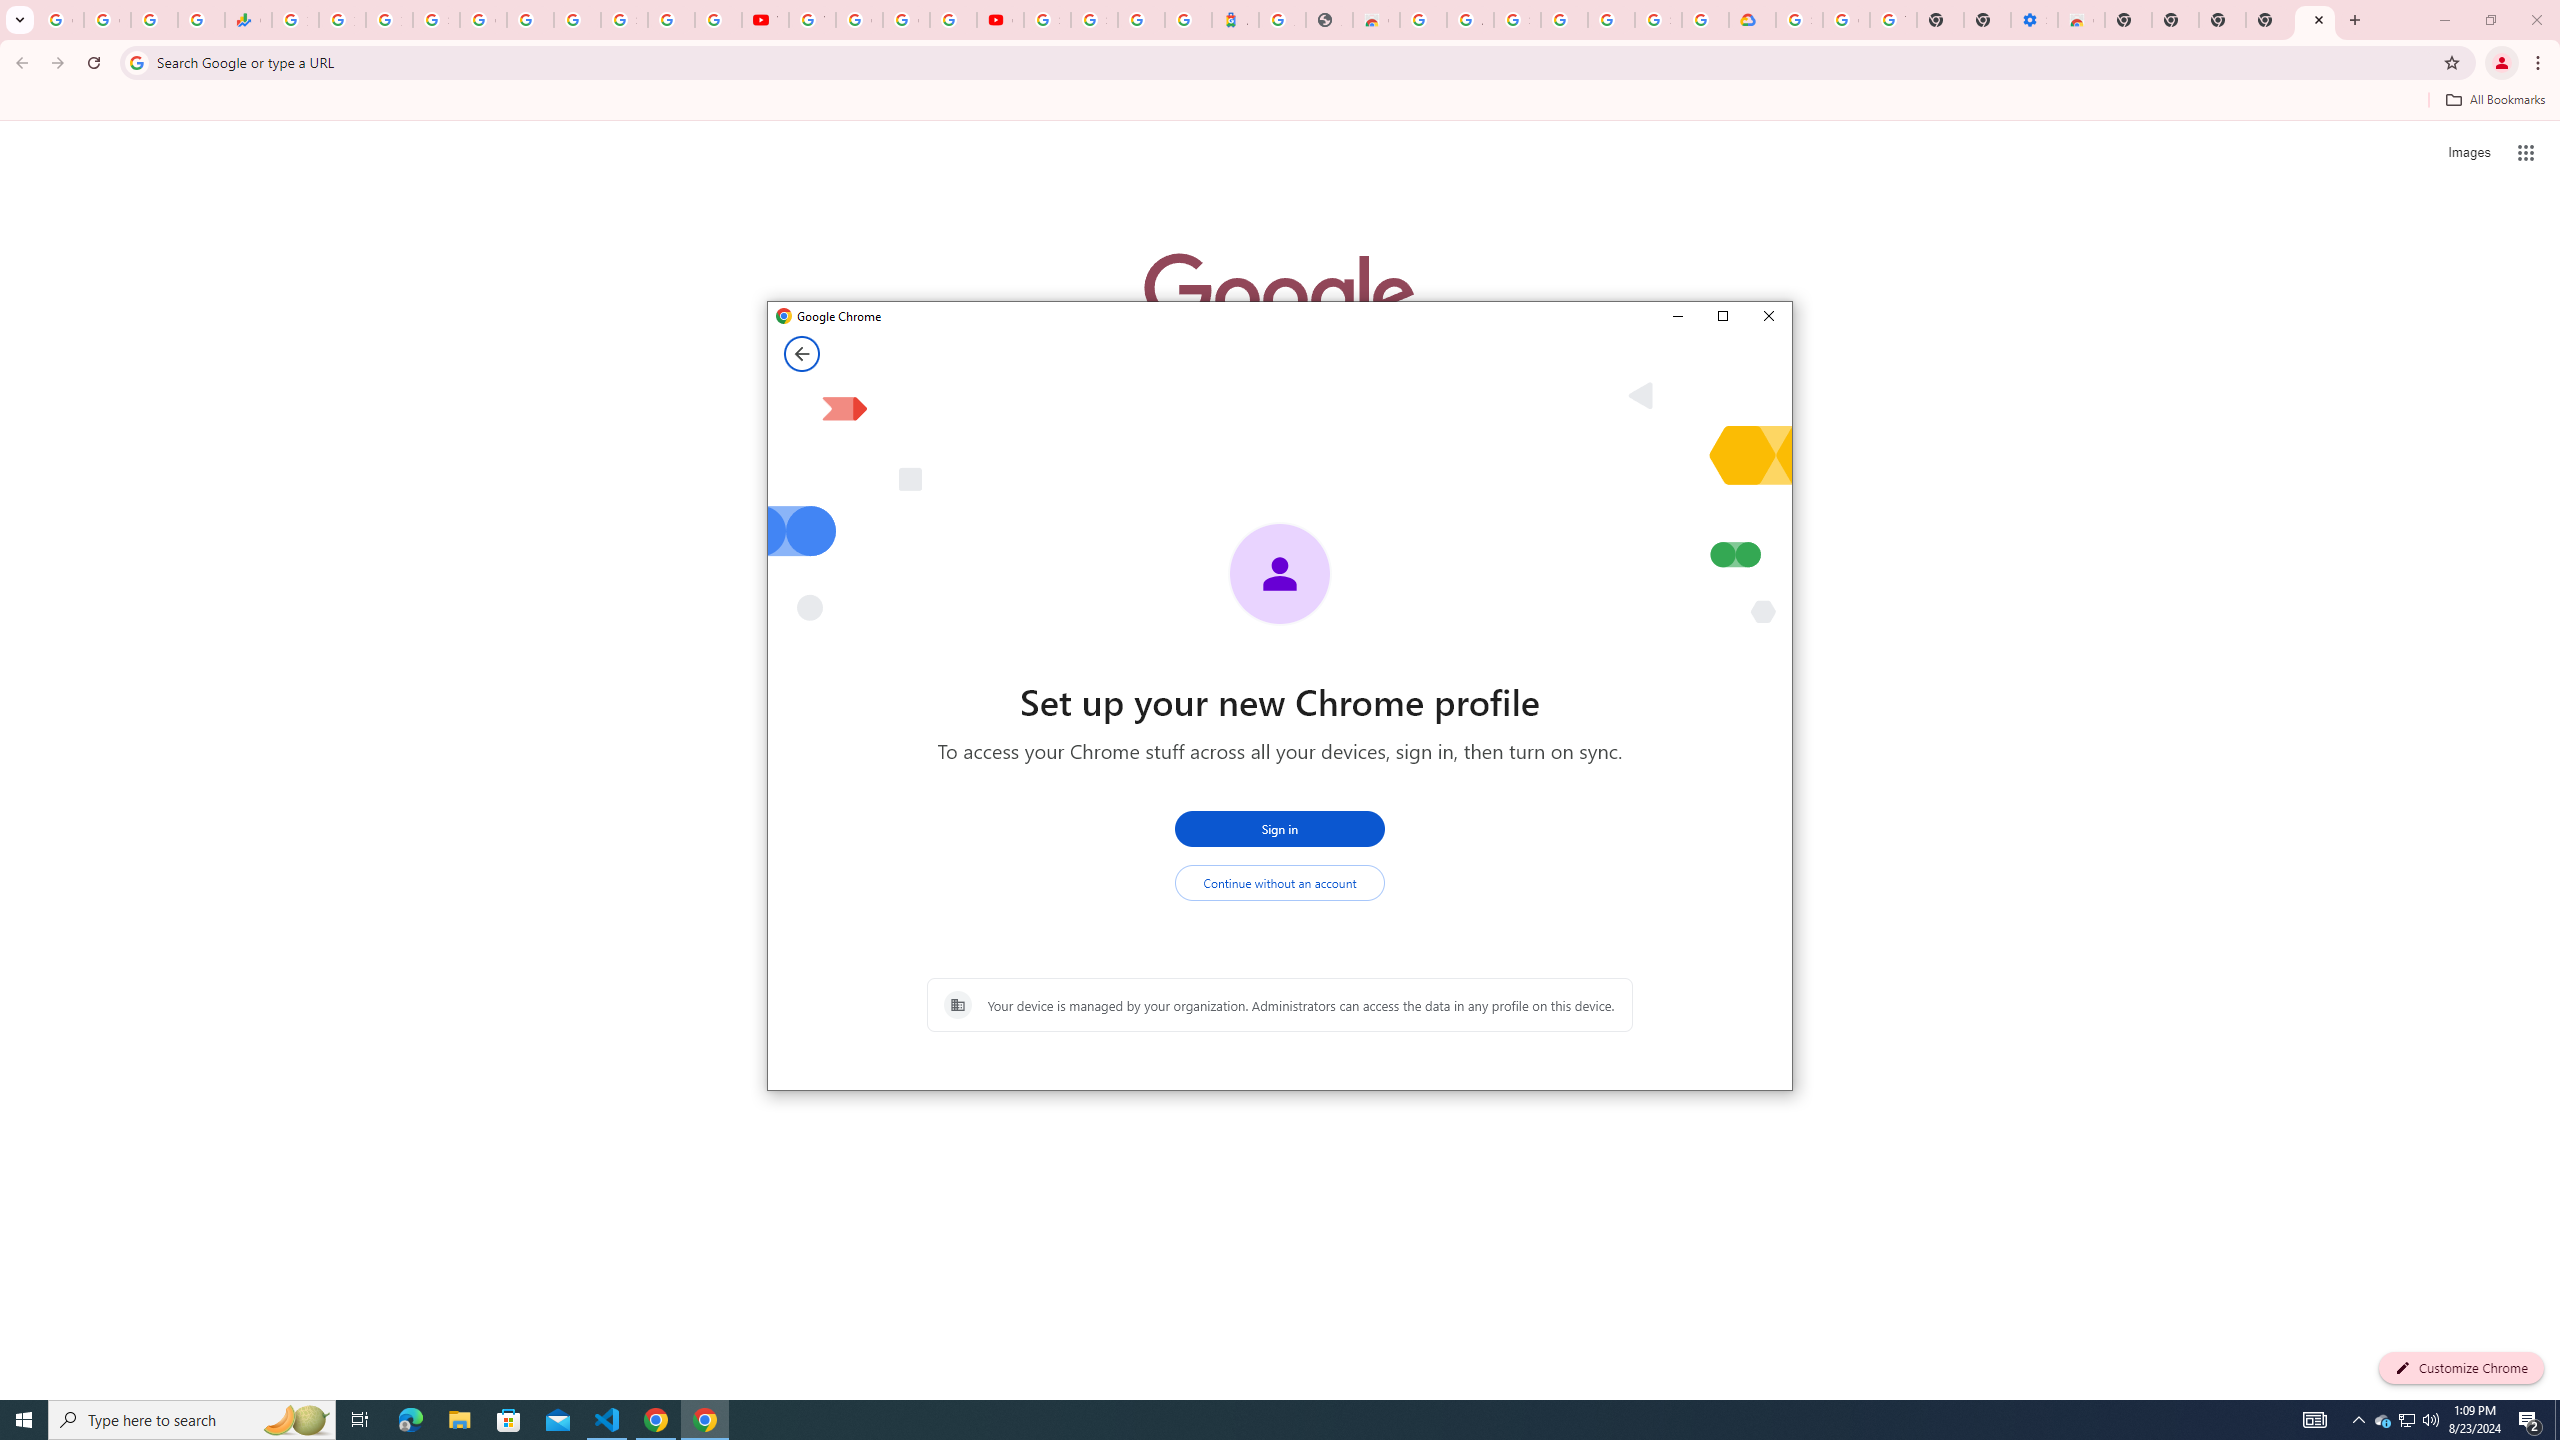 This screenshot has height=1440, width=2560. Describe the element at coordinates (2268, 19) in the screenshot. I see `'New Tab'` at that location.